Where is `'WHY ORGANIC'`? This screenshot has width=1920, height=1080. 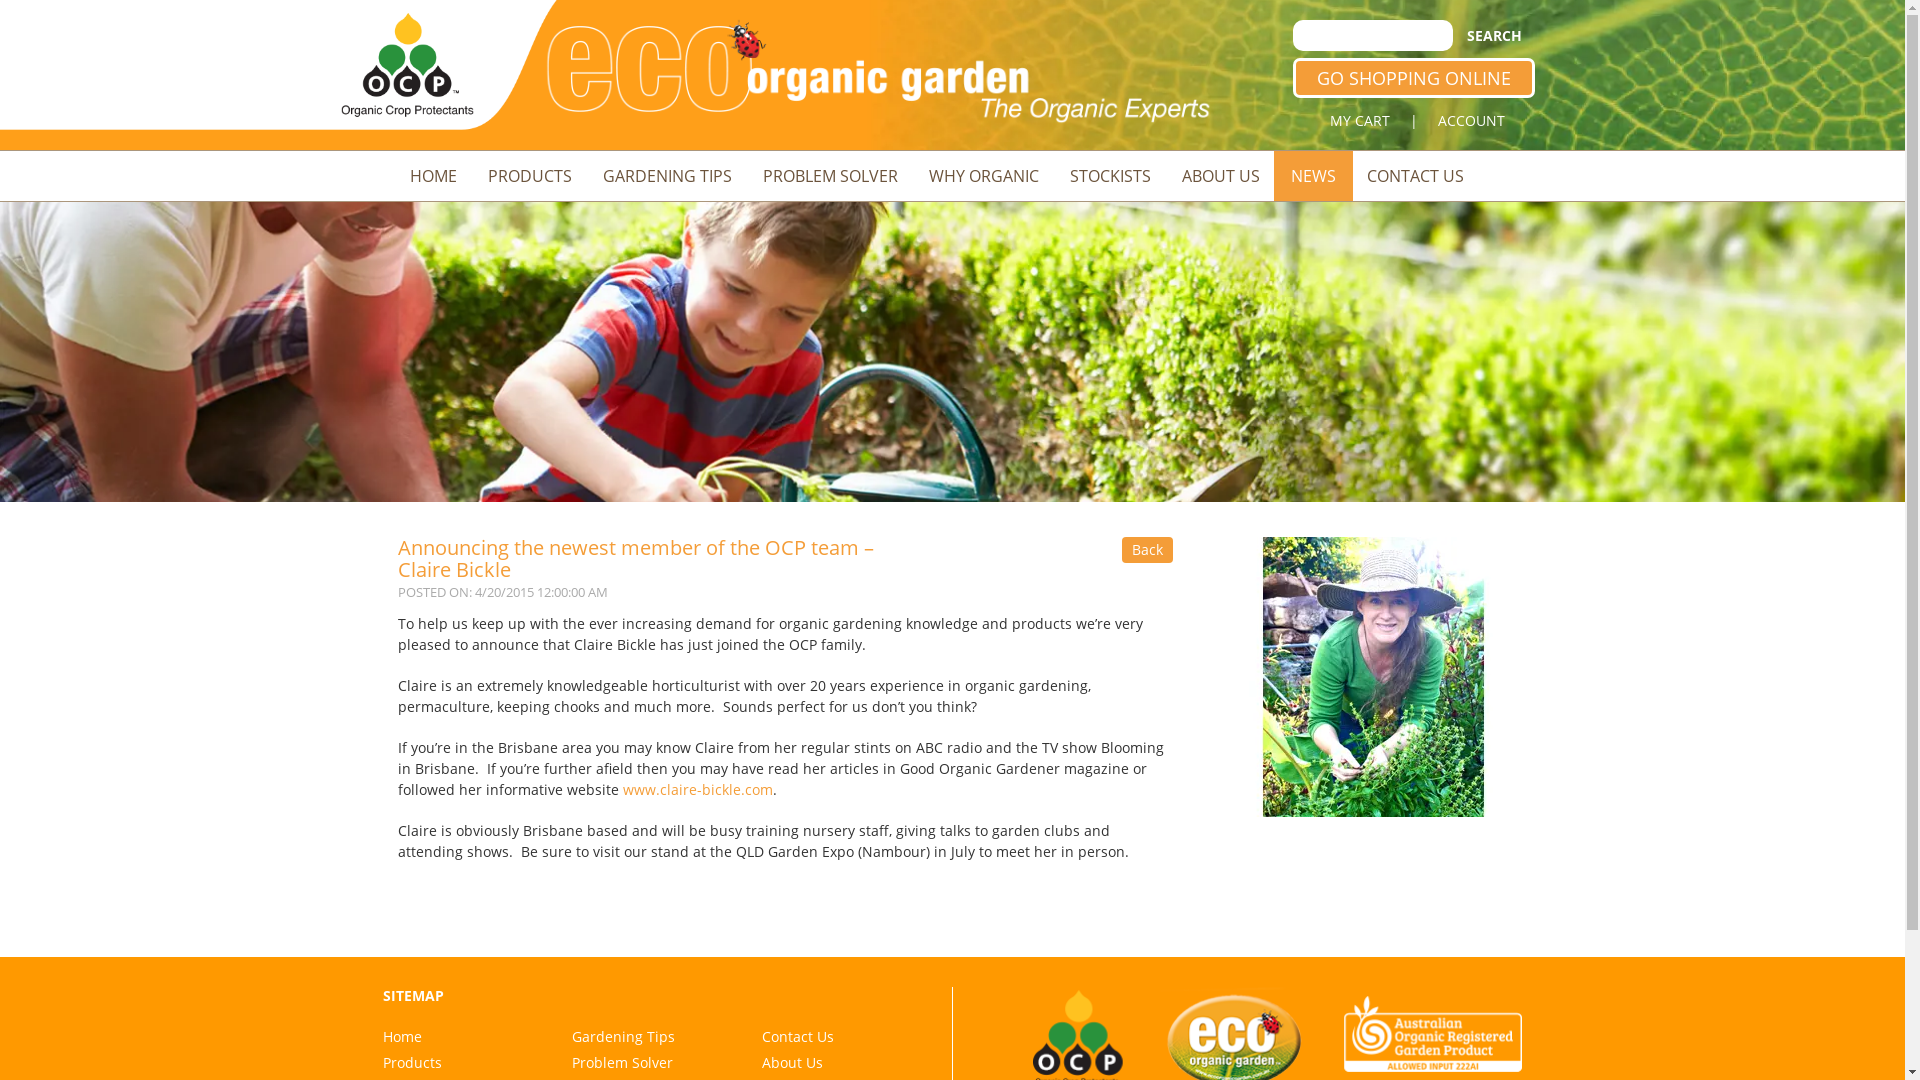
'WHY ORGANIC' is located at coordinates (911, 175).